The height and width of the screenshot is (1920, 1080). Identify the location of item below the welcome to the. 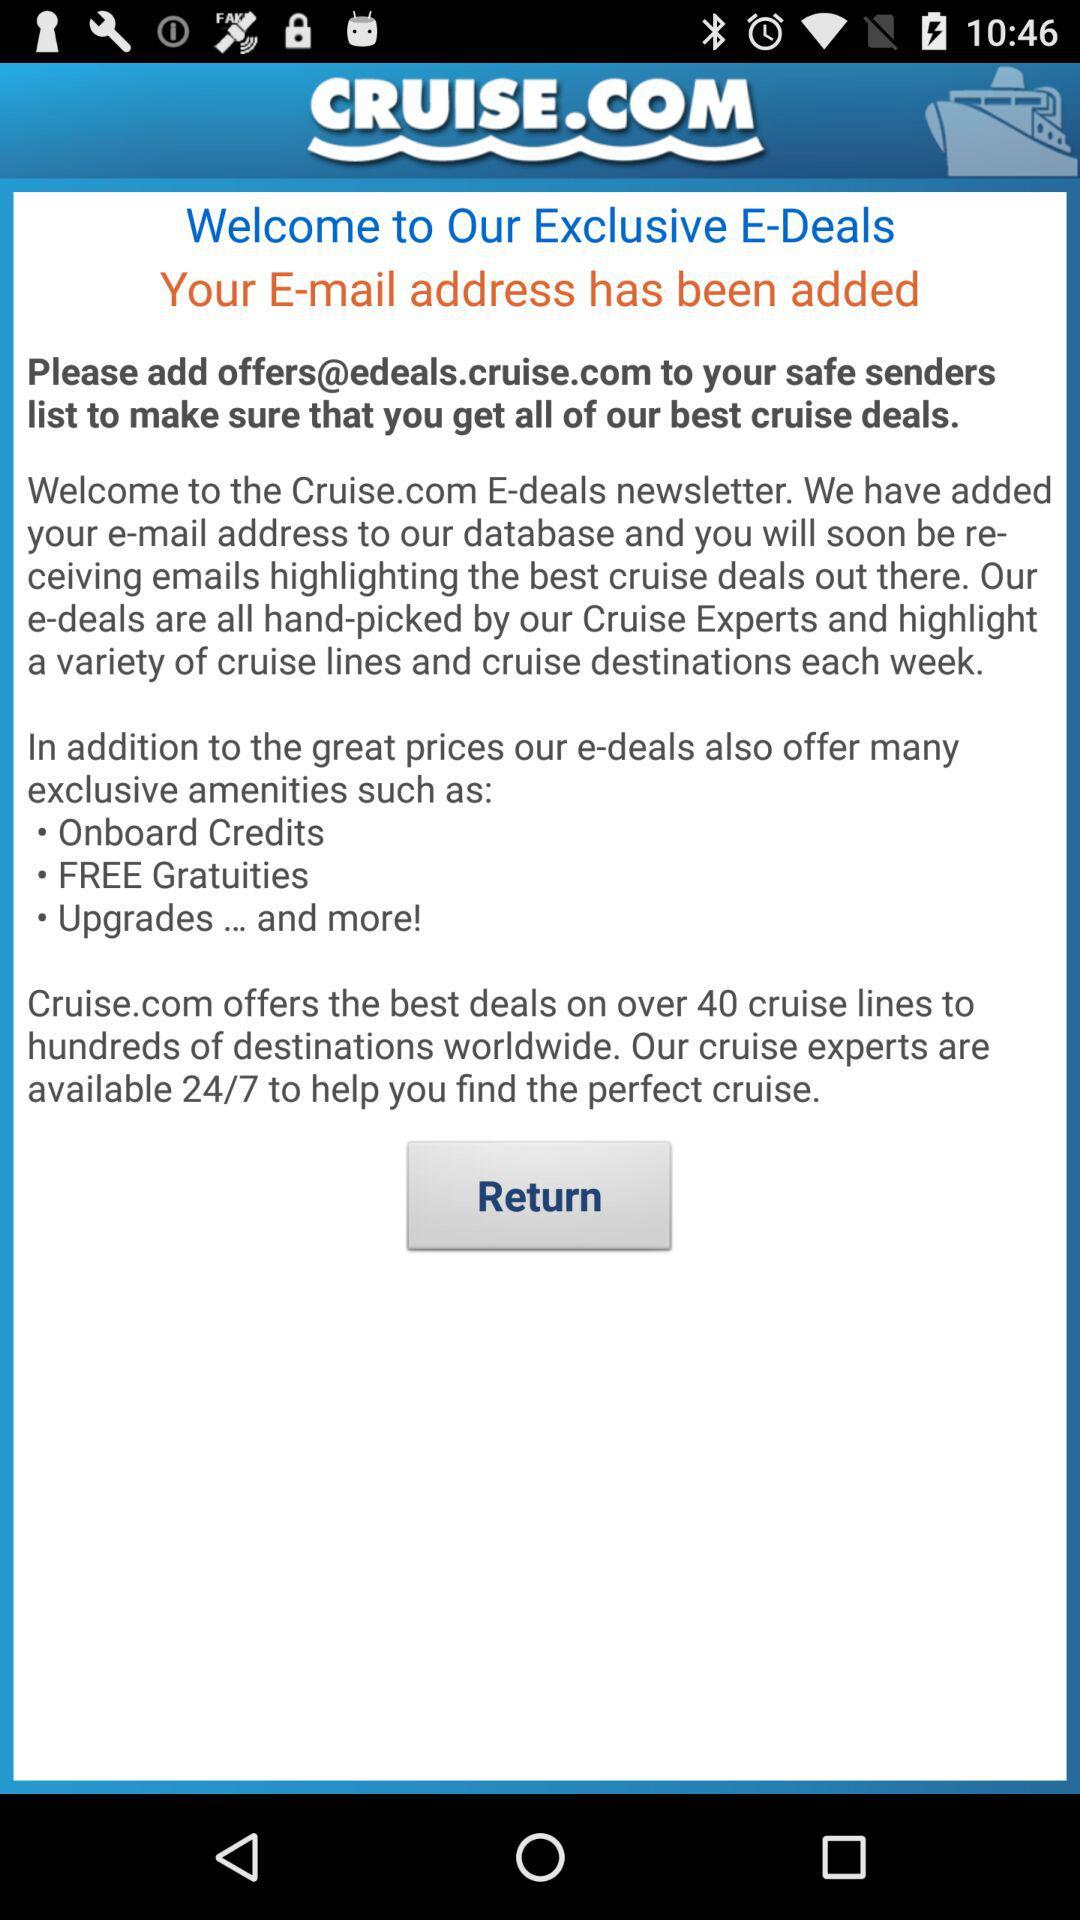
(538, 1200).